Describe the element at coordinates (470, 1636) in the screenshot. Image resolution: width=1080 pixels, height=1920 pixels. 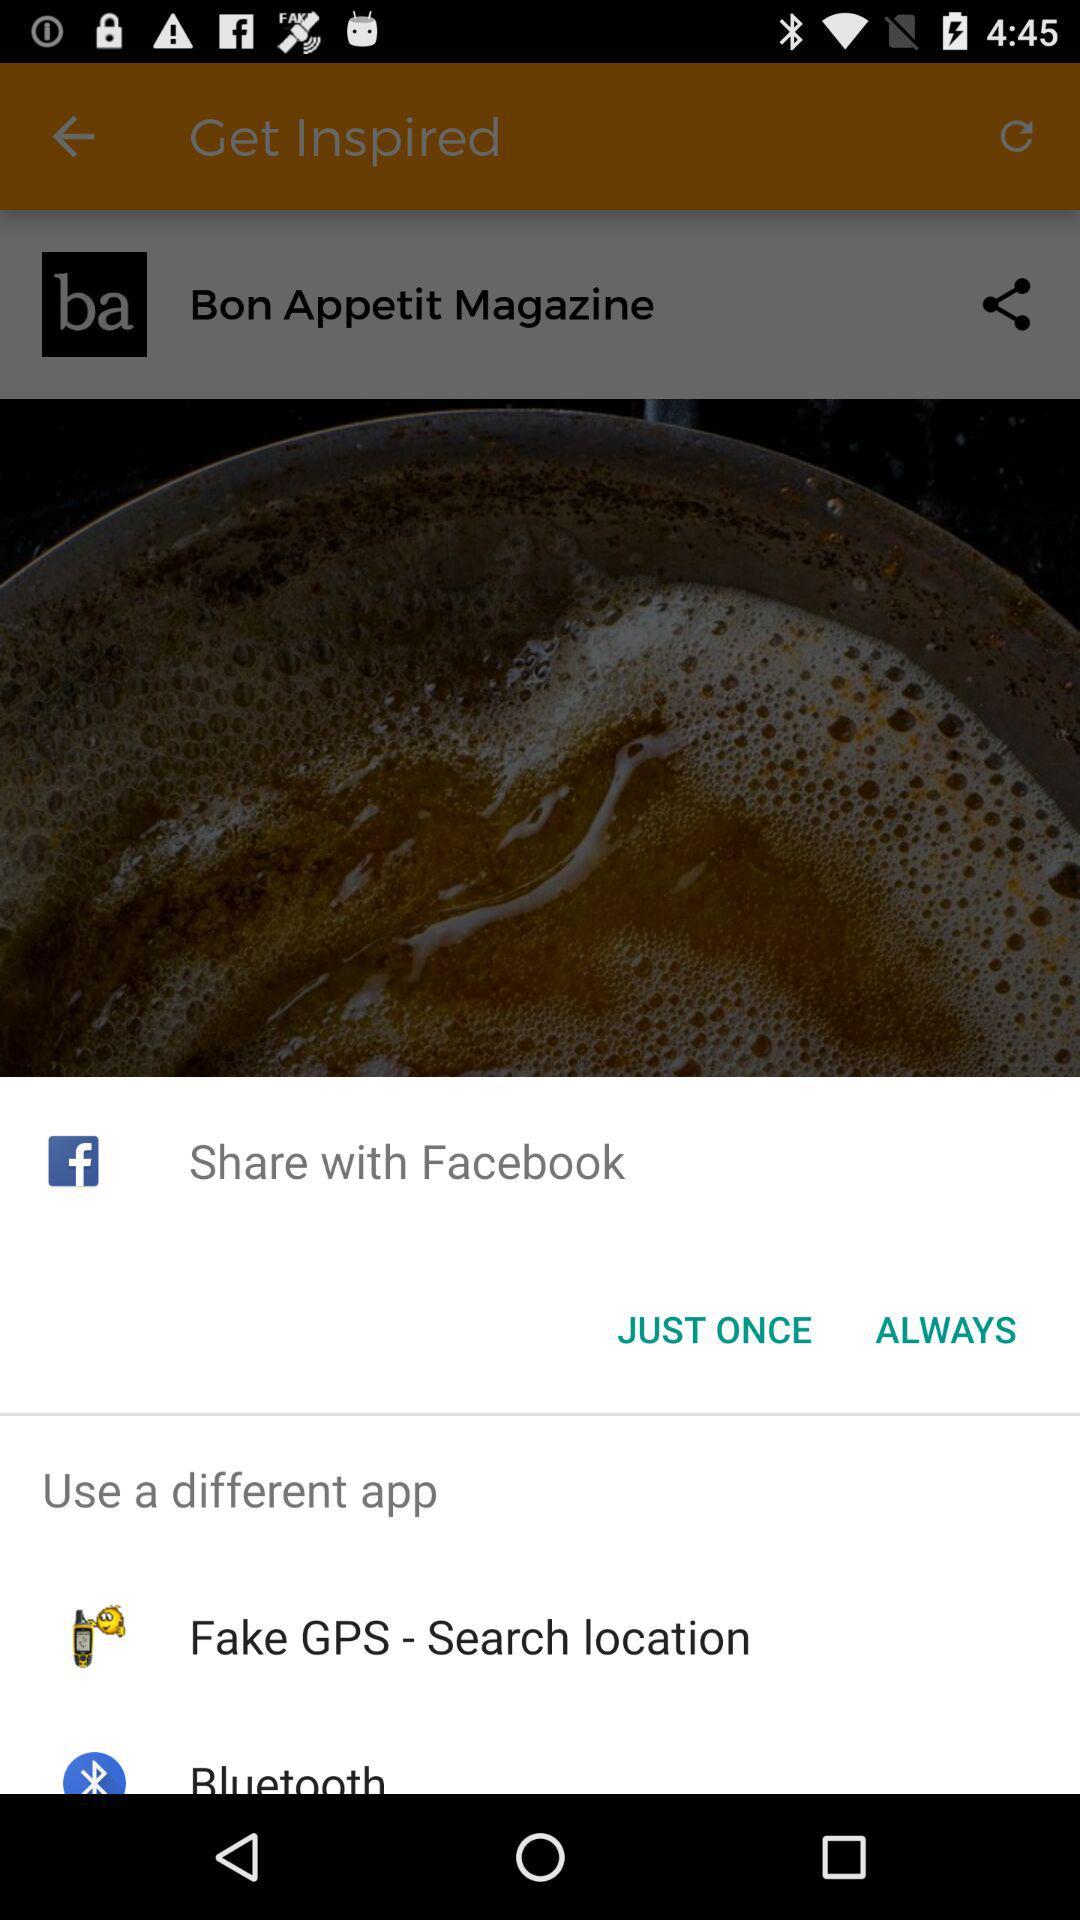
I see `fake gps search icon` at that location.